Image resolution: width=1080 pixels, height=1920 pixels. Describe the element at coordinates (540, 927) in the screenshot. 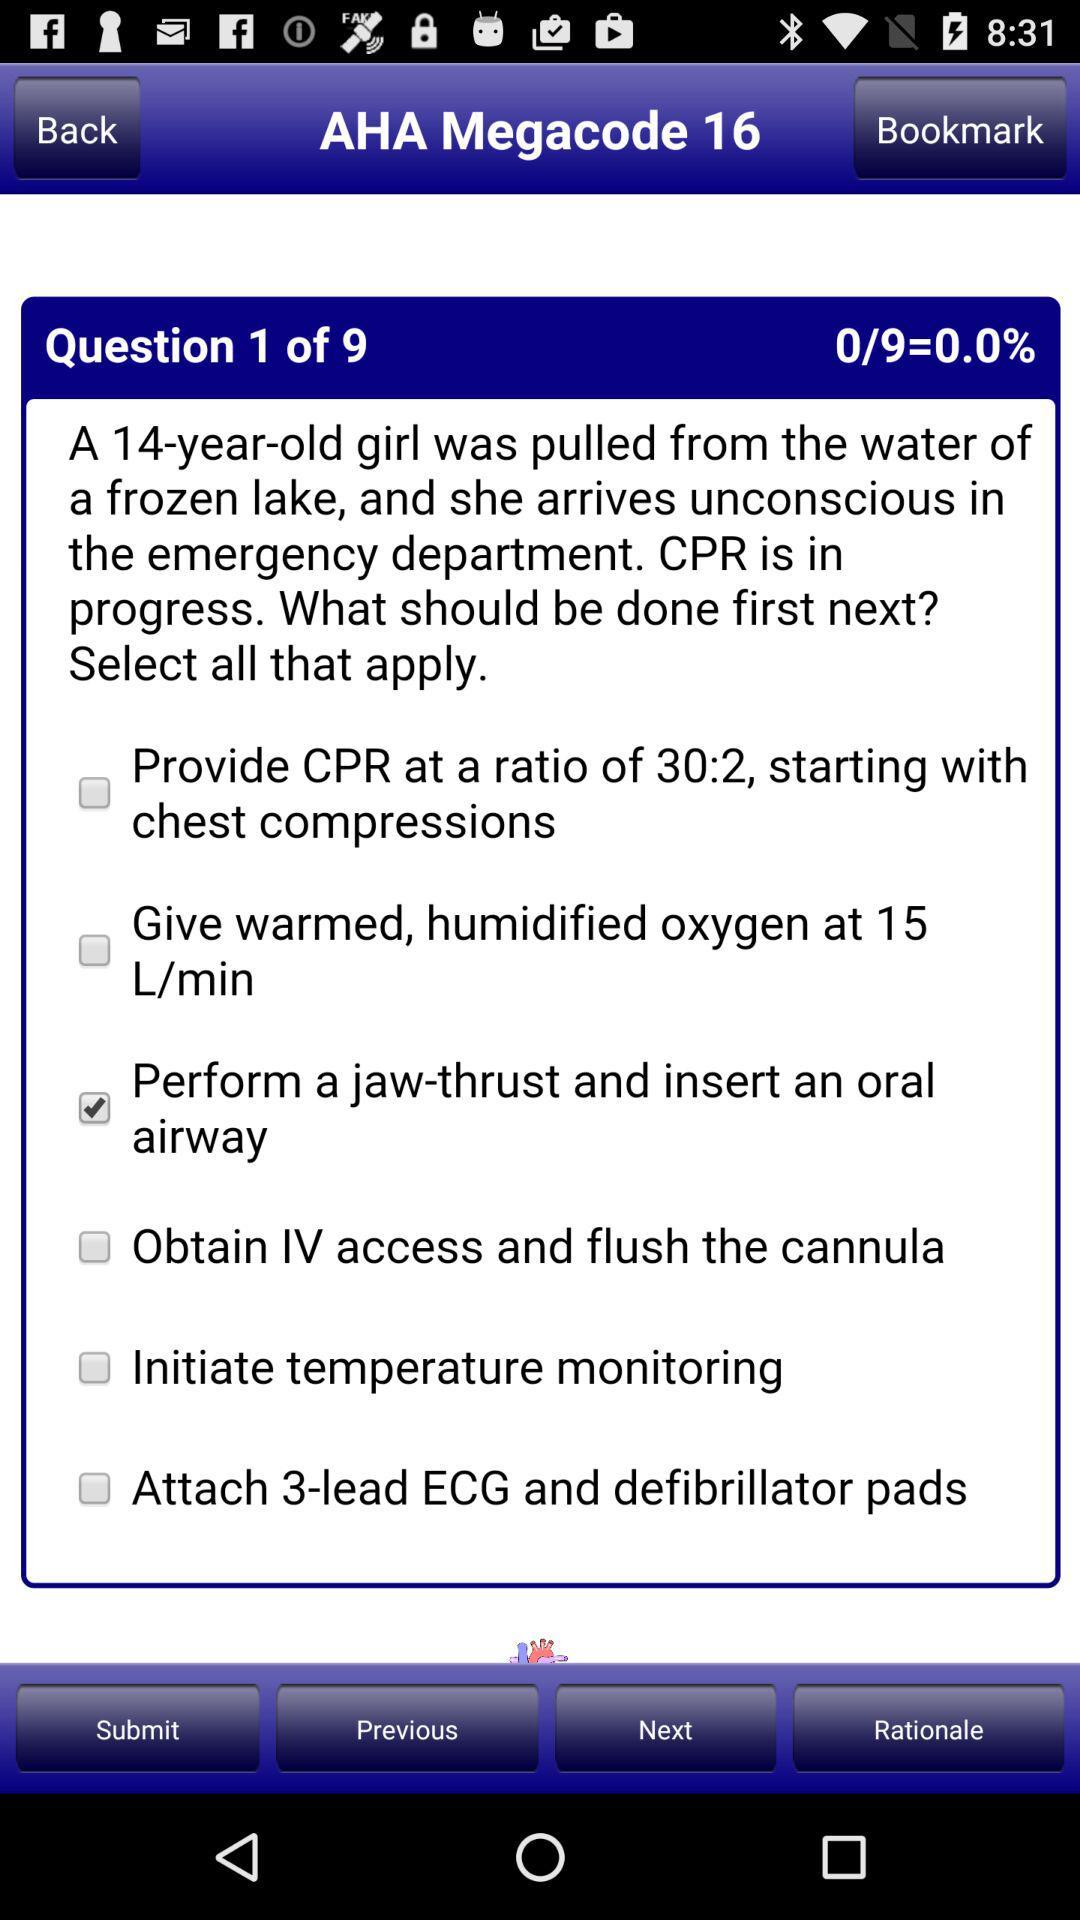

I see `description` at that location.